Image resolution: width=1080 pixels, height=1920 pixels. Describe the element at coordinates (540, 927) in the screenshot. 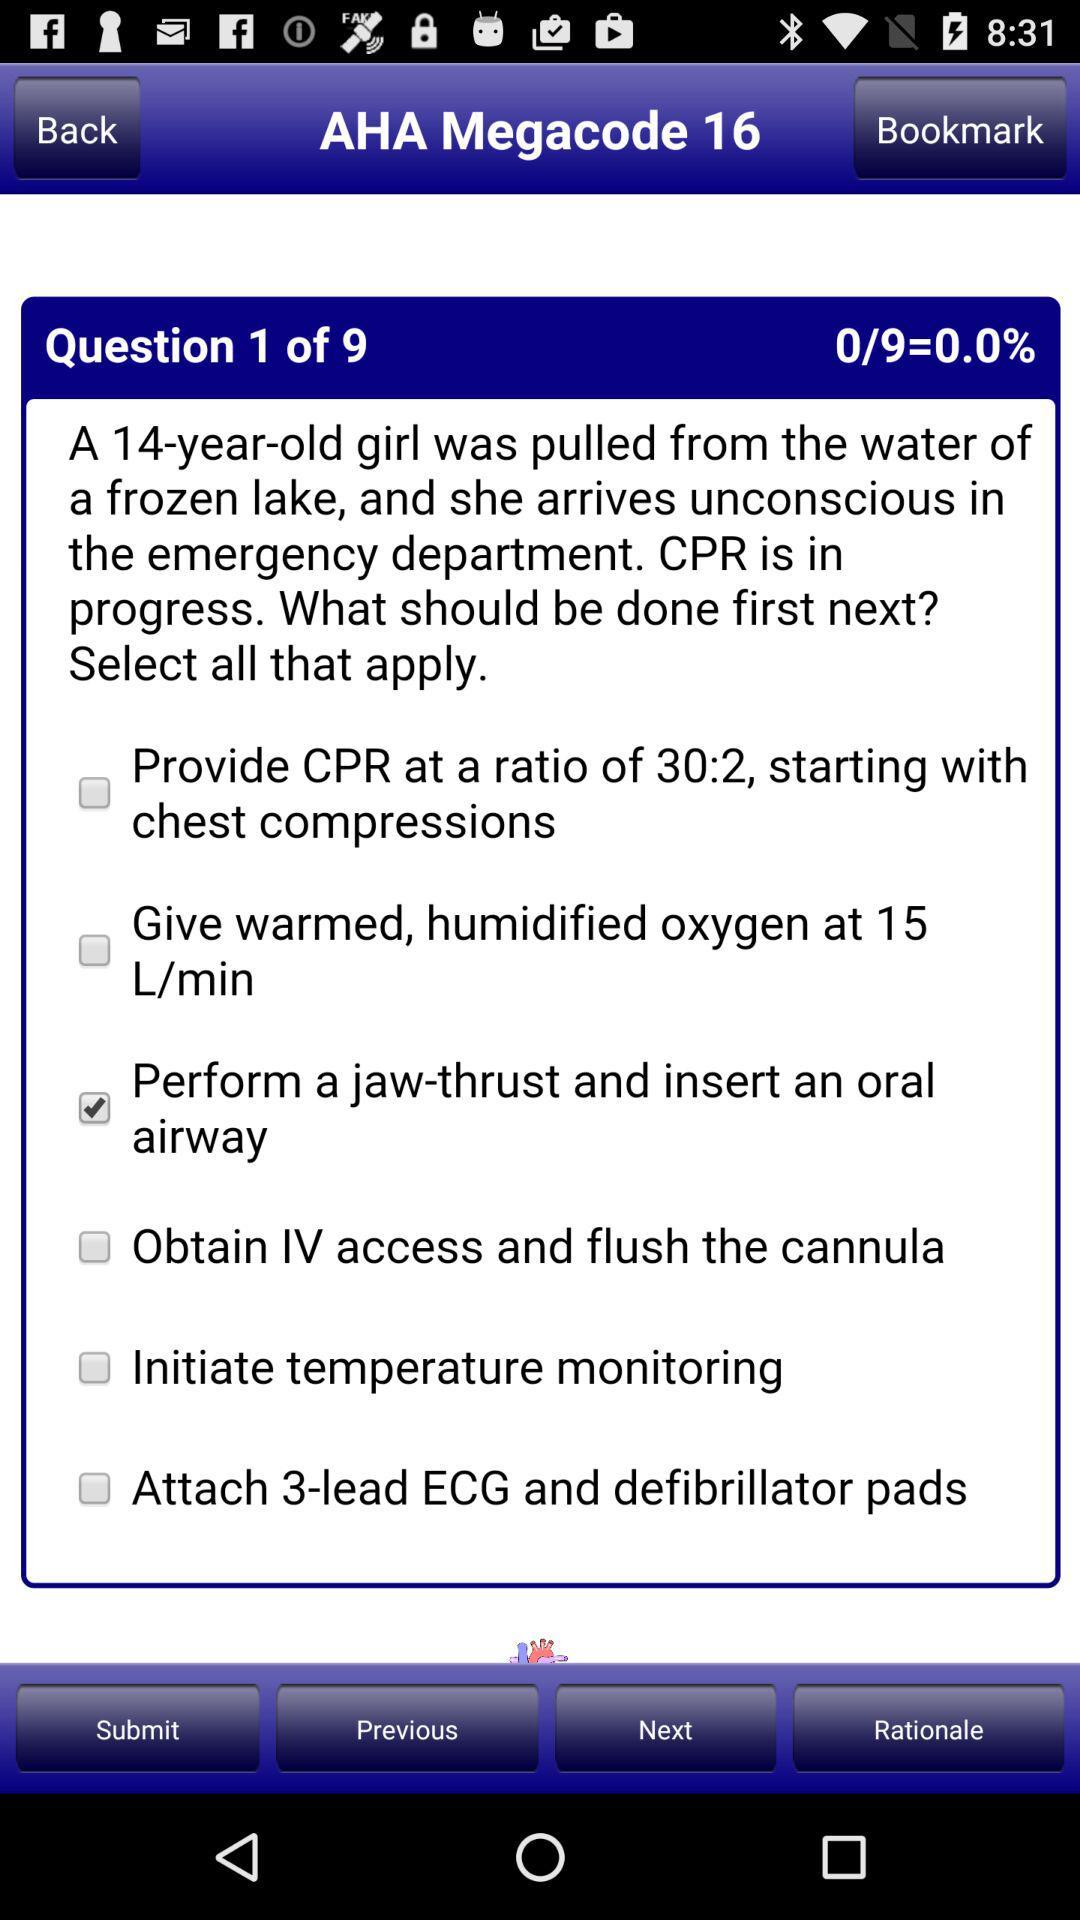

I see `description` at that location.